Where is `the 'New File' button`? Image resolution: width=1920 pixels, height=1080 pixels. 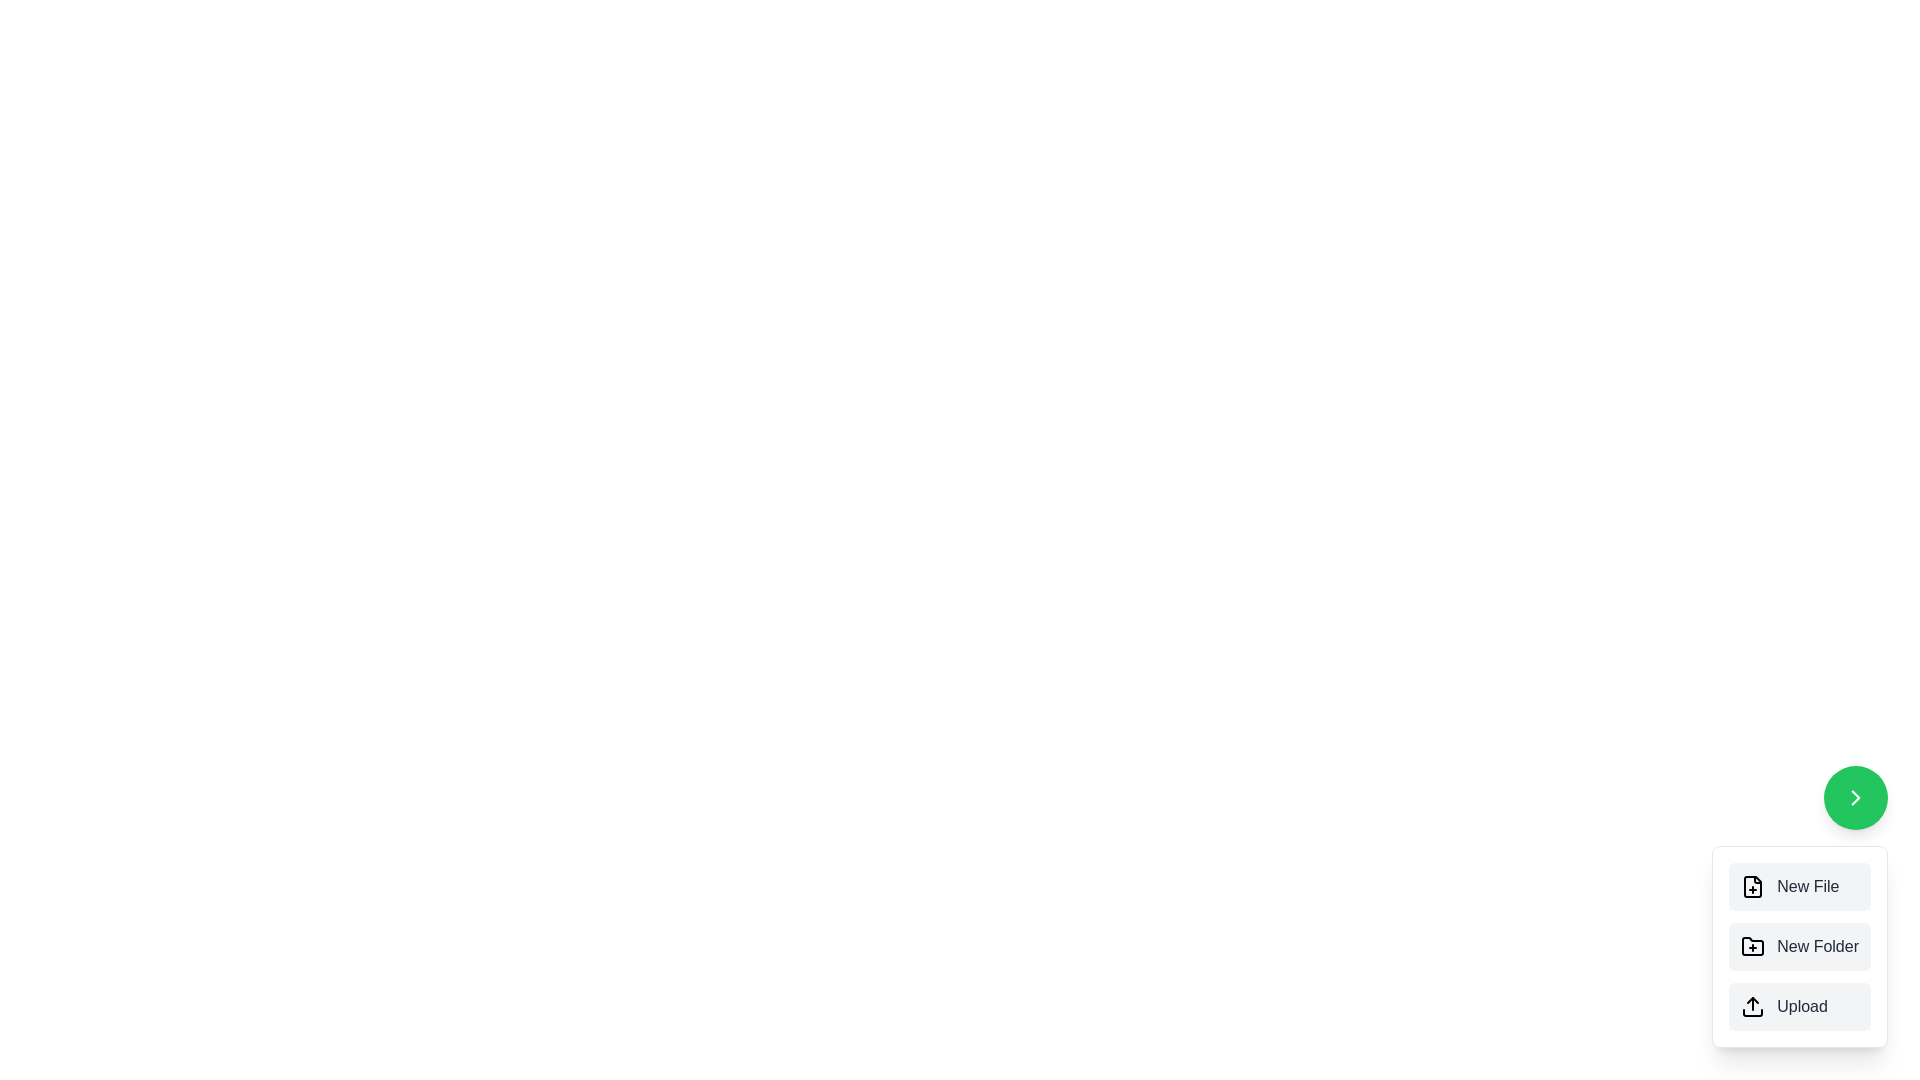
the 'New File' button is located at coordinates (1800, 886).